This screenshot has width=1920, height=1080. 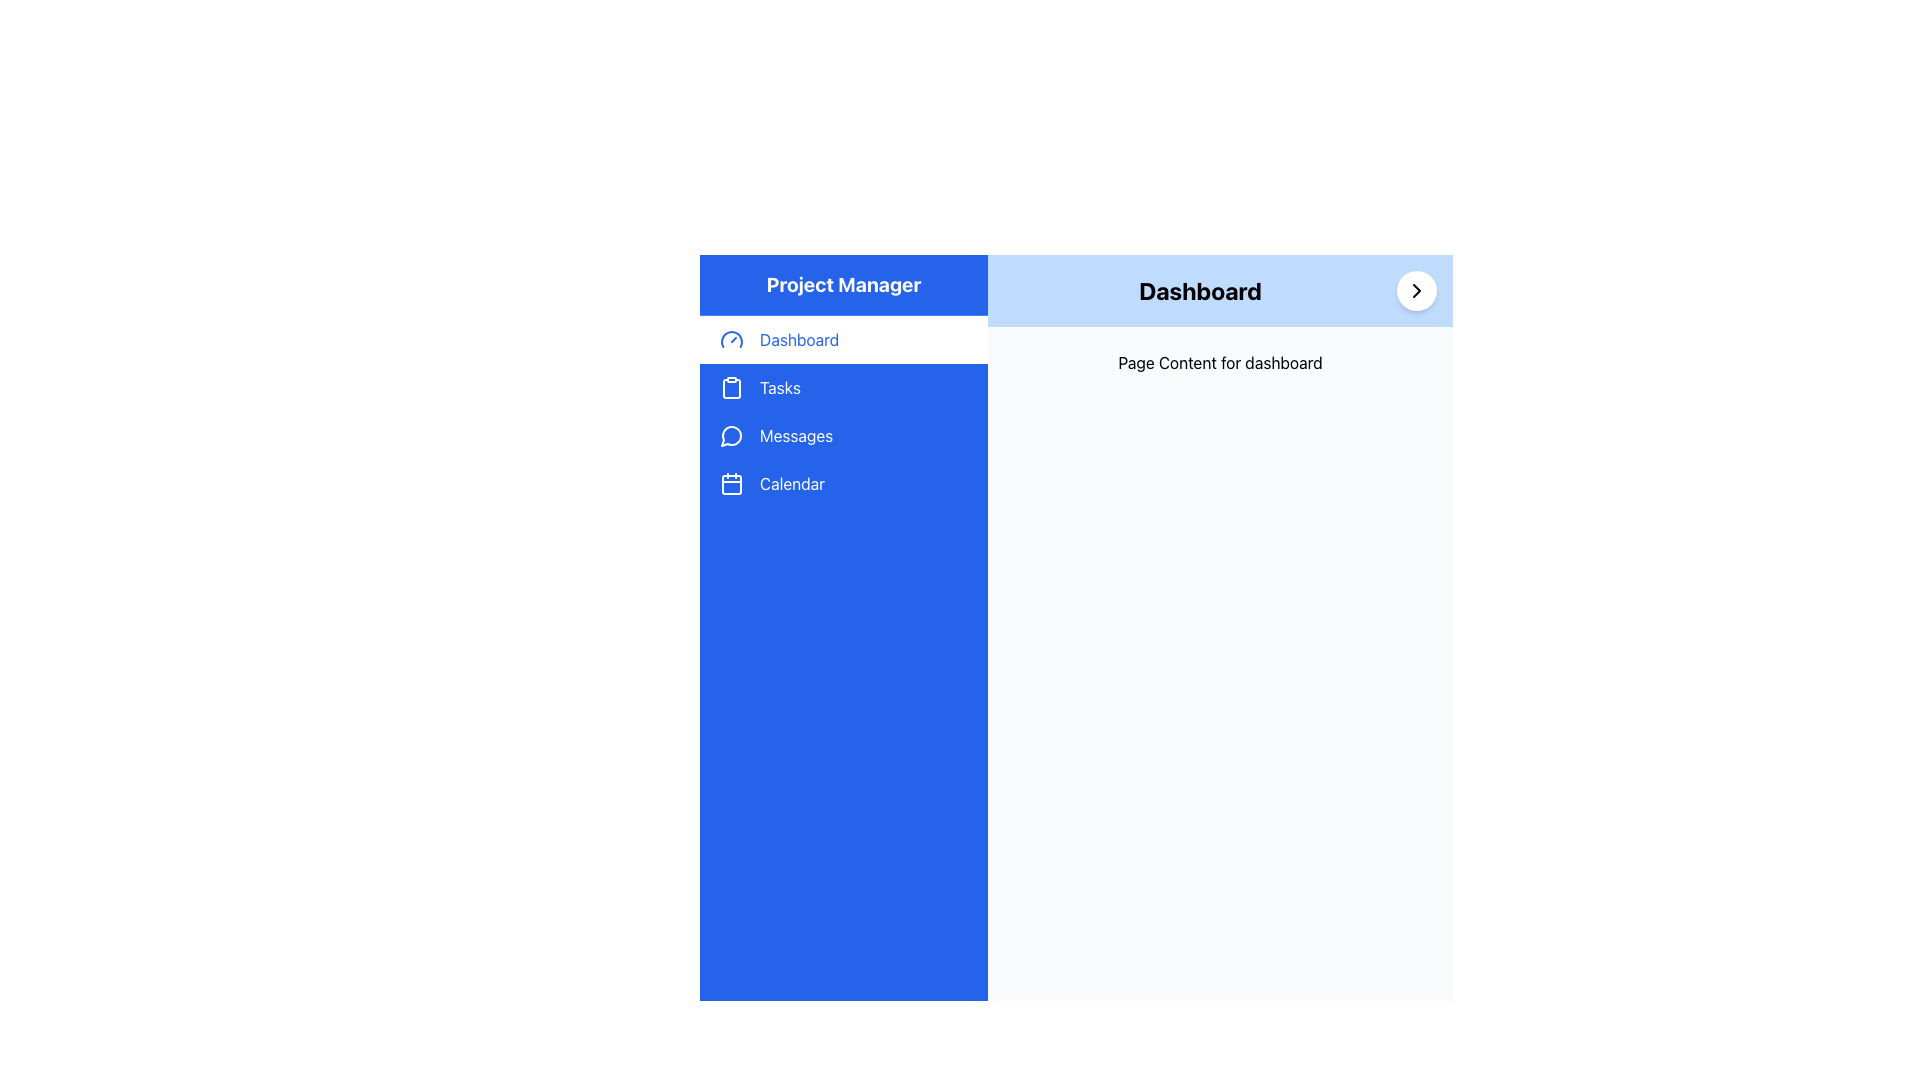 I want to click on the 'Calendar' text label in the vertical navigation menu, which is styled in white font against a blue background and is the fourth item below 'Messages', so click(x=791, y=483).